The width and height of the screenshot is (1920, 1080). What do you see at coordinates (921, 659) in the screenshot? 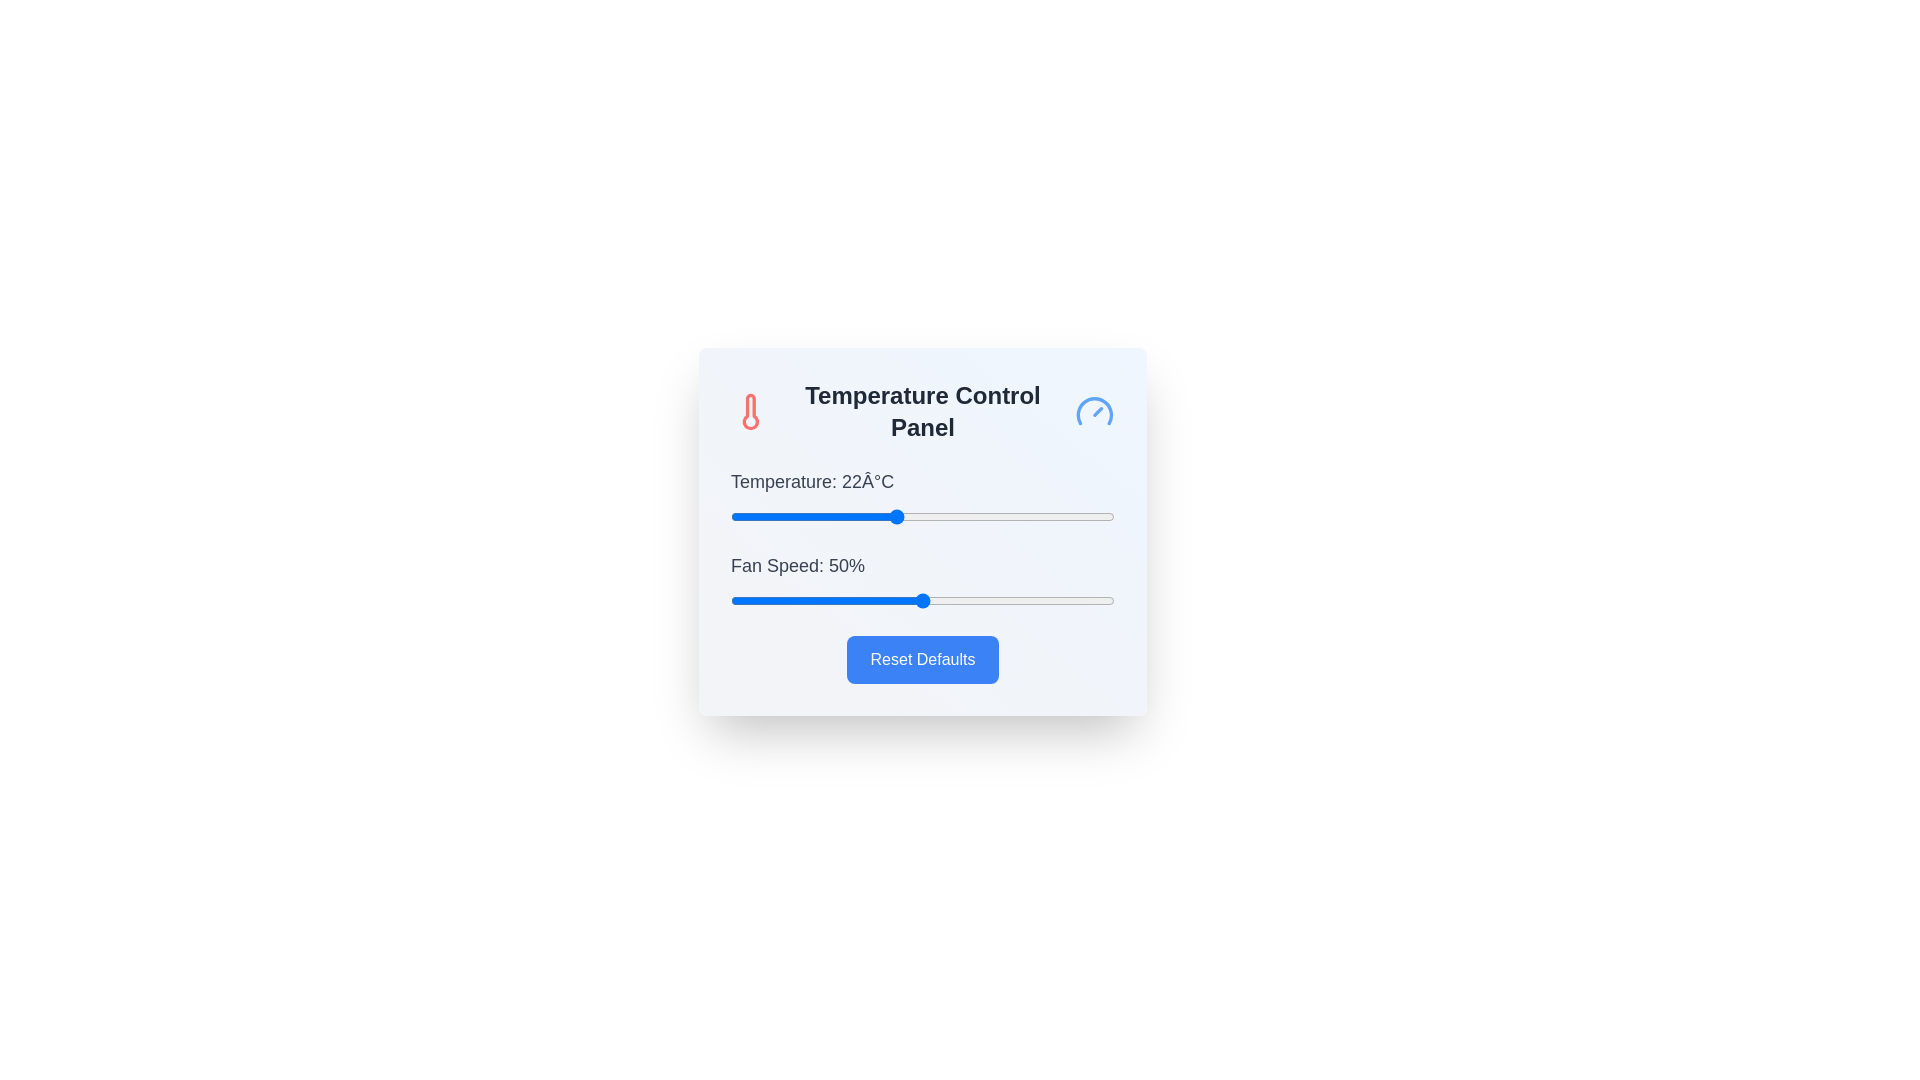
I see `'Reset Defaults' button to reset the settings to their default values` at bounding box center [921, 659].